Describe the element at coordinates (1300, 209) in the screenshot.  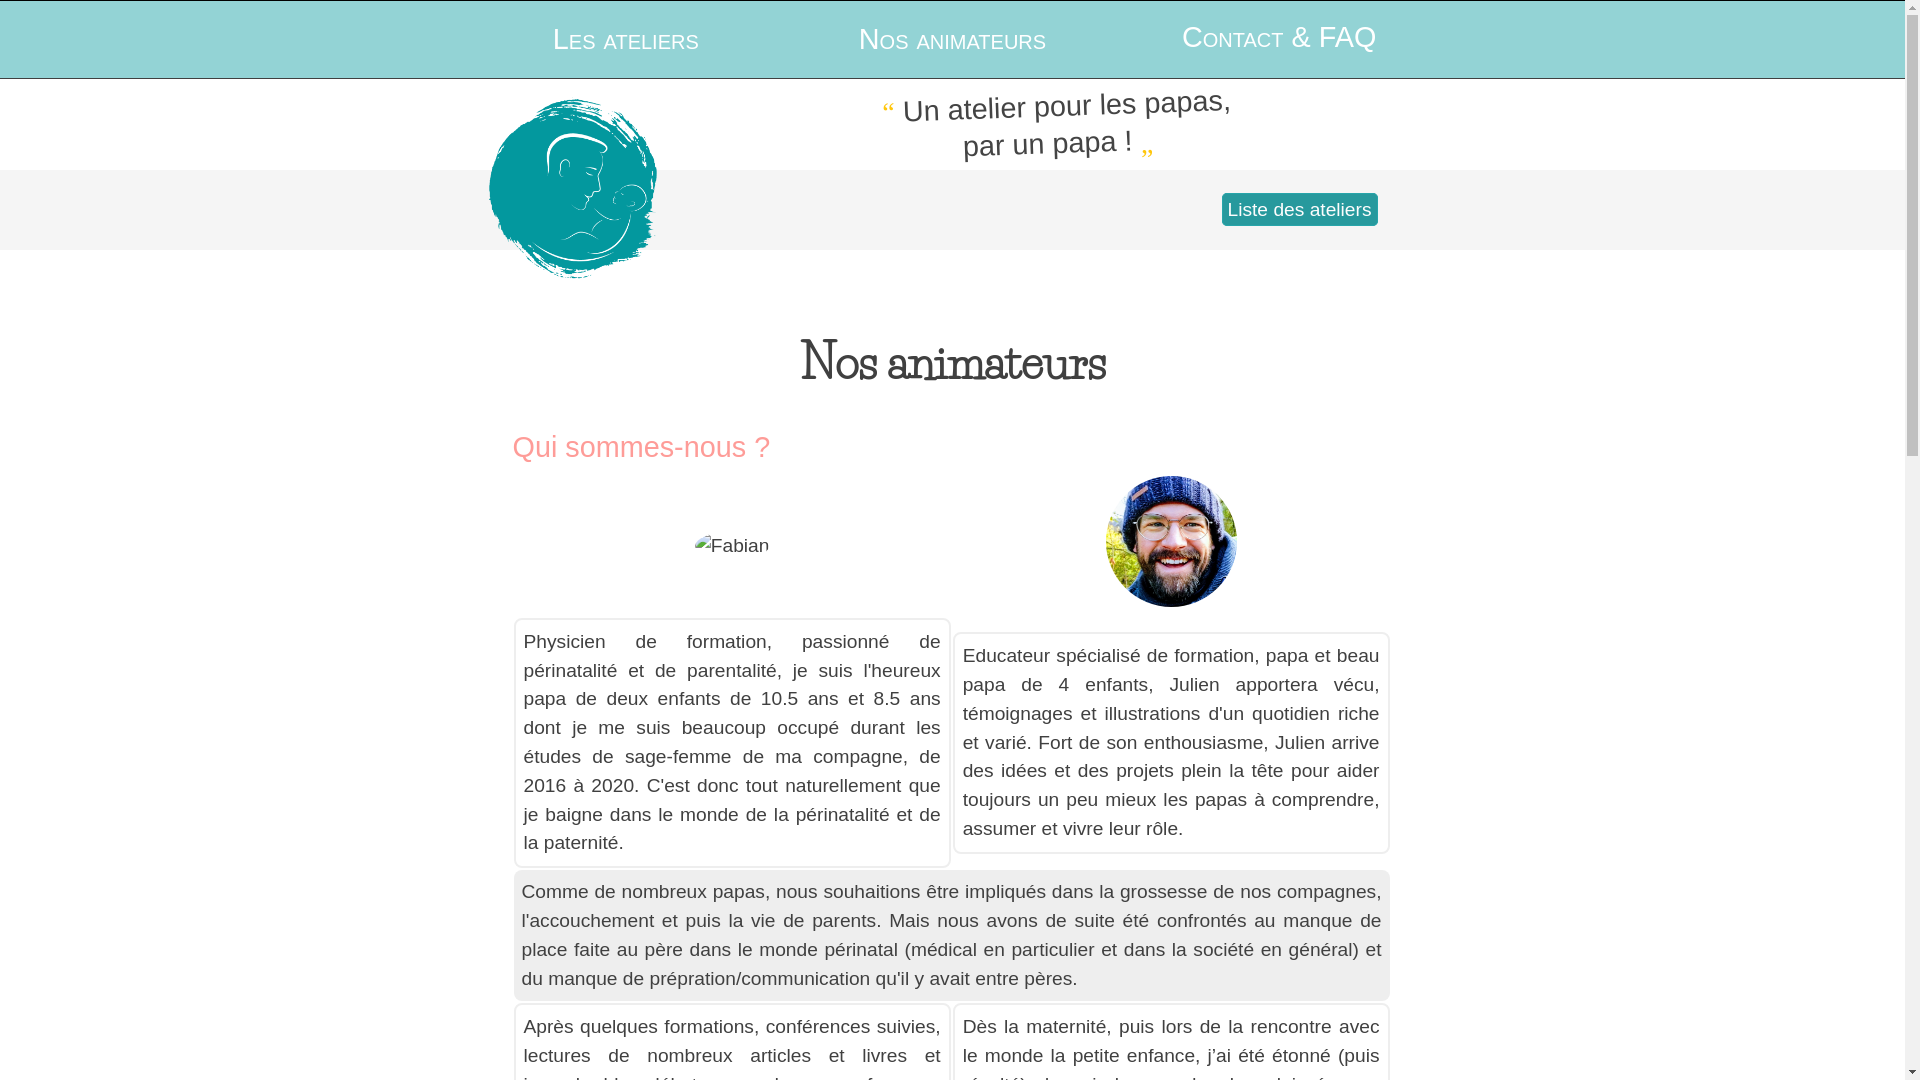
I see `'Liste des ateliers'` at that location.